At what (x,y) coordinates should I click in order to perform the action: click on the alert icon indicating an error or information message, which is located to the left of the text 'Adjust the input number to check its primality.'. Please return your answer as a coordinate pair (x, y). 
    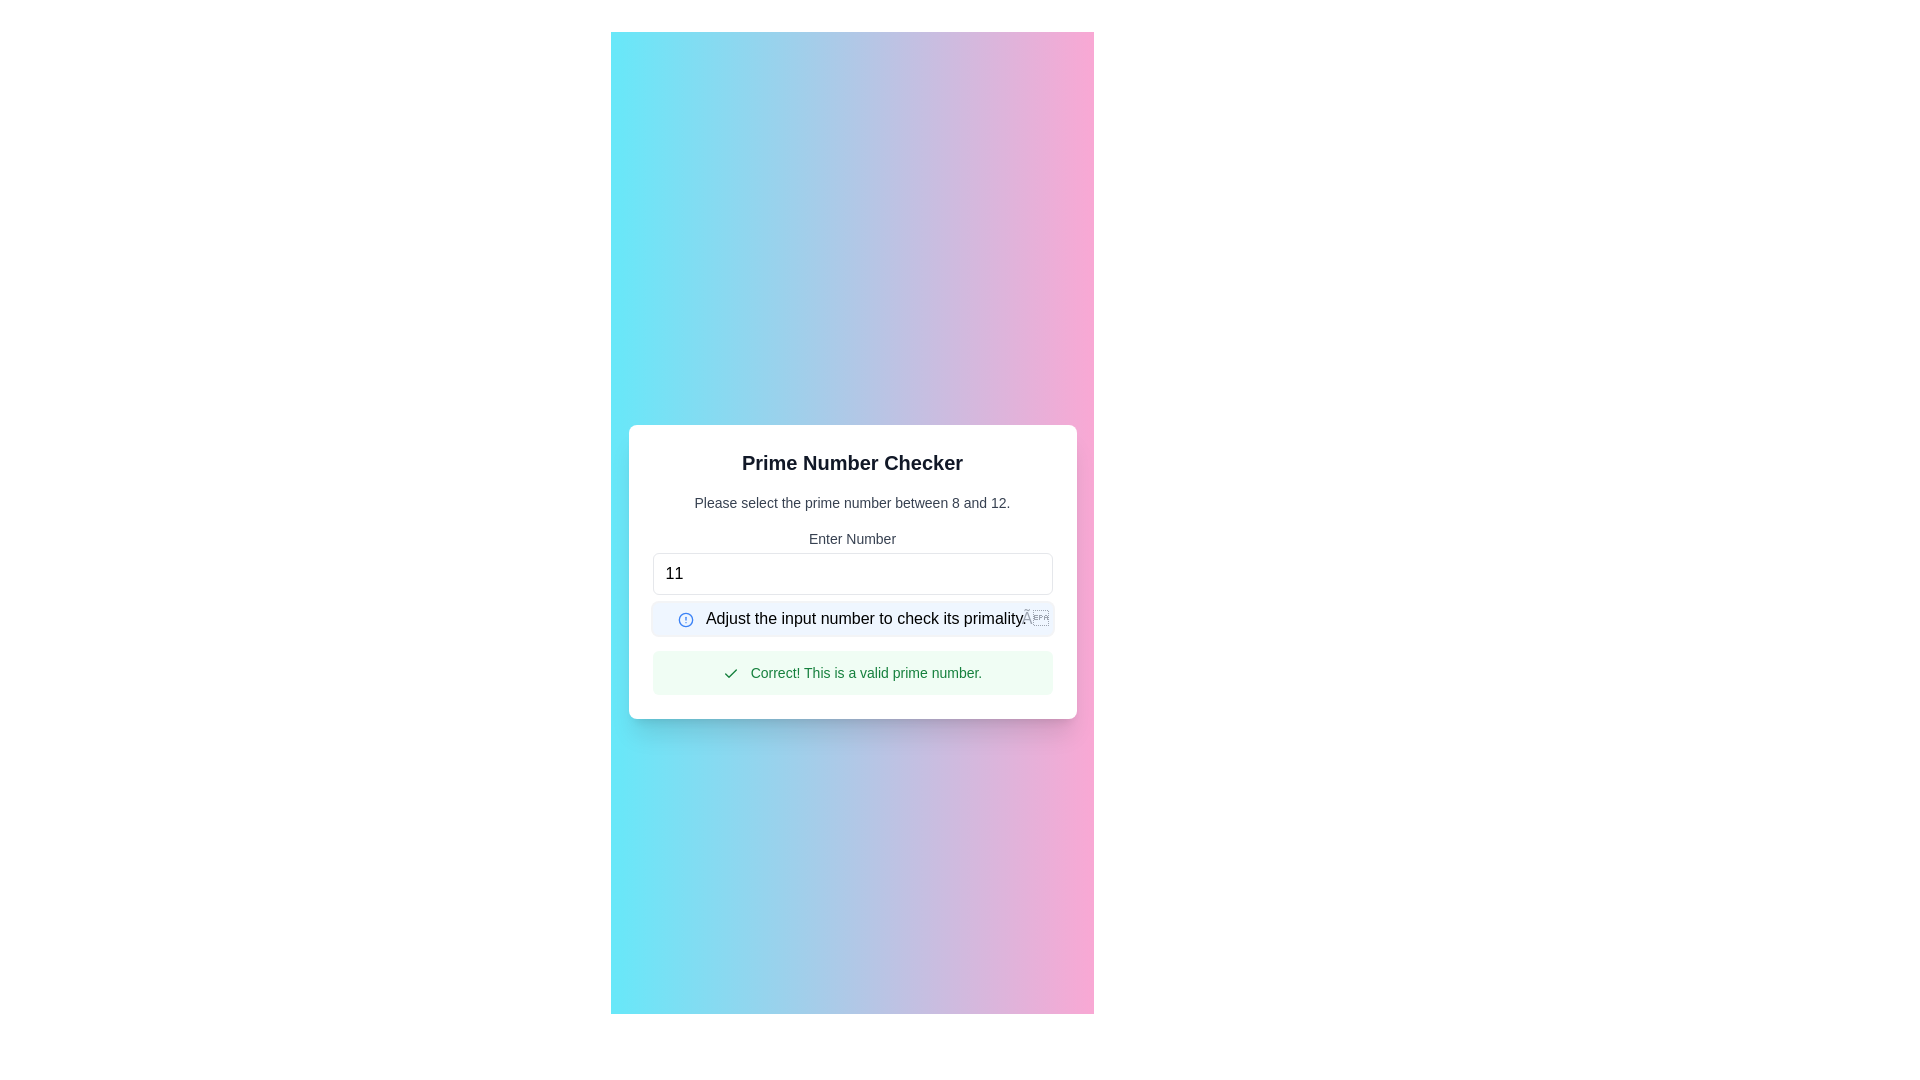
    Looking at the image, I should click on (686, 618).